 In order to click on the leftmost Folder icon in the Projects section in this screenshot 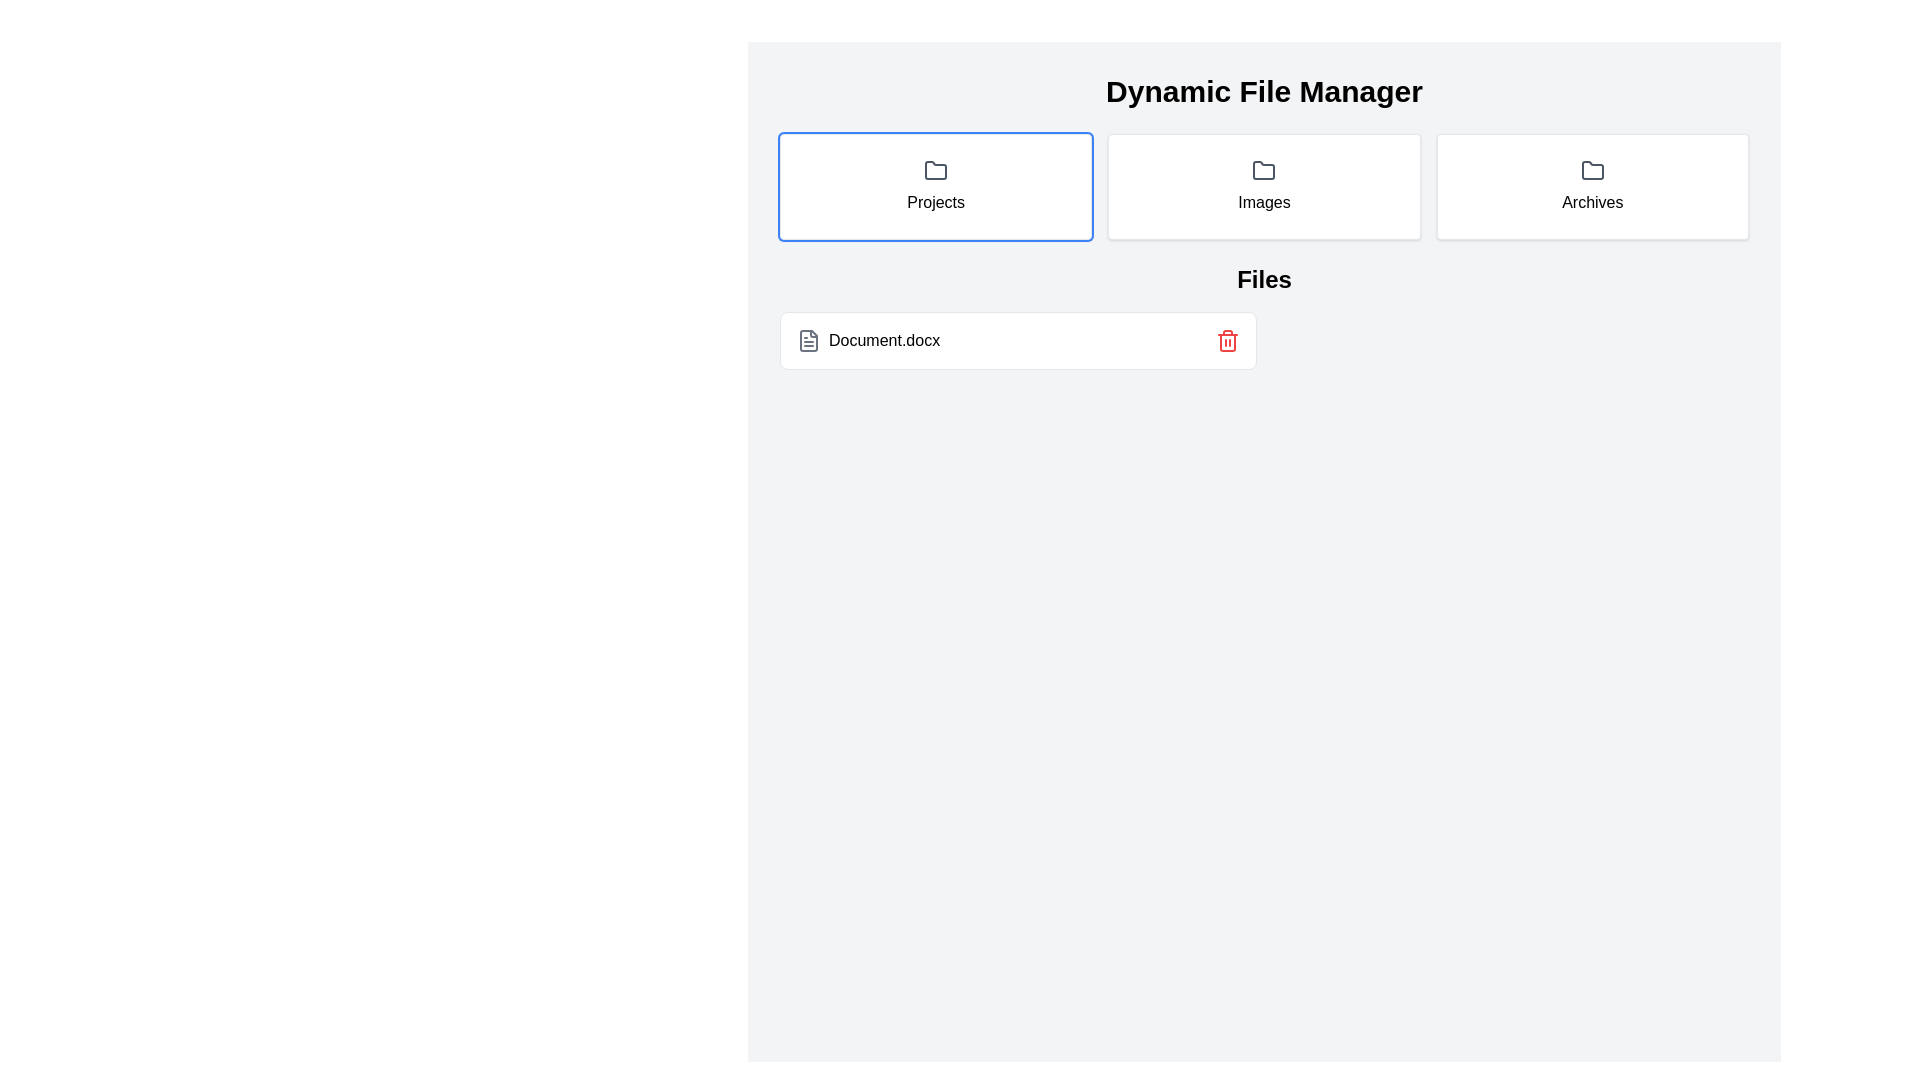, I will do `click(1263, 169)`.